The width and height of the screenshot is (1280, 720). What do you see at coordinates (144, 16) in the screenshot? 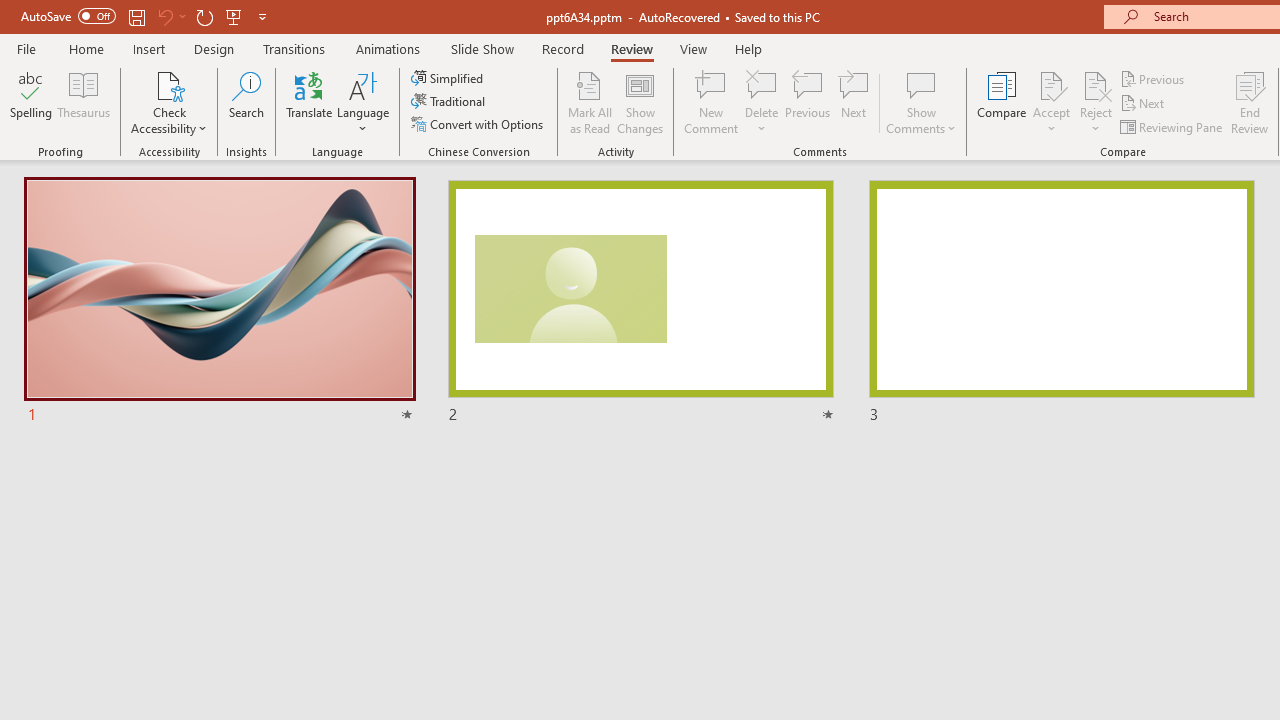
I see `'Quick Access Toolbar'` at bounding box center [144, 16].